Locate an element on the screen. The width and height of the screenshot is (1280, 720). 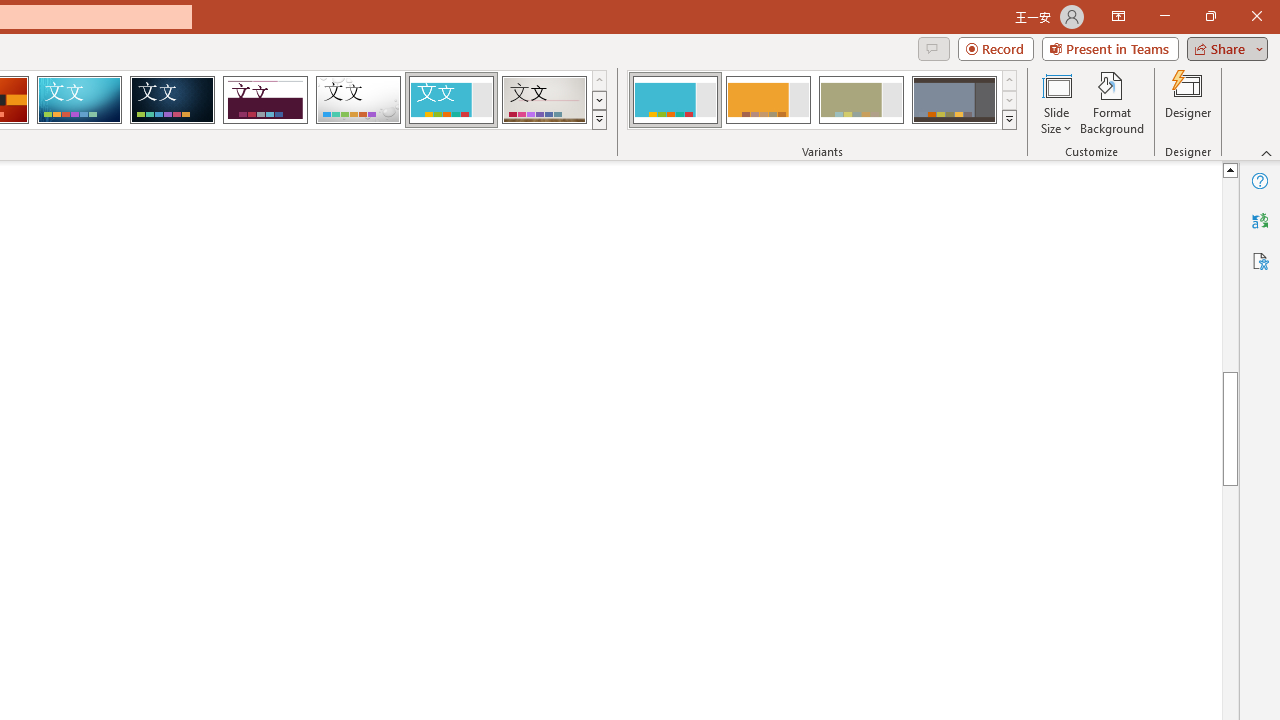
'Dividend' is located at coordinates (264, 100).